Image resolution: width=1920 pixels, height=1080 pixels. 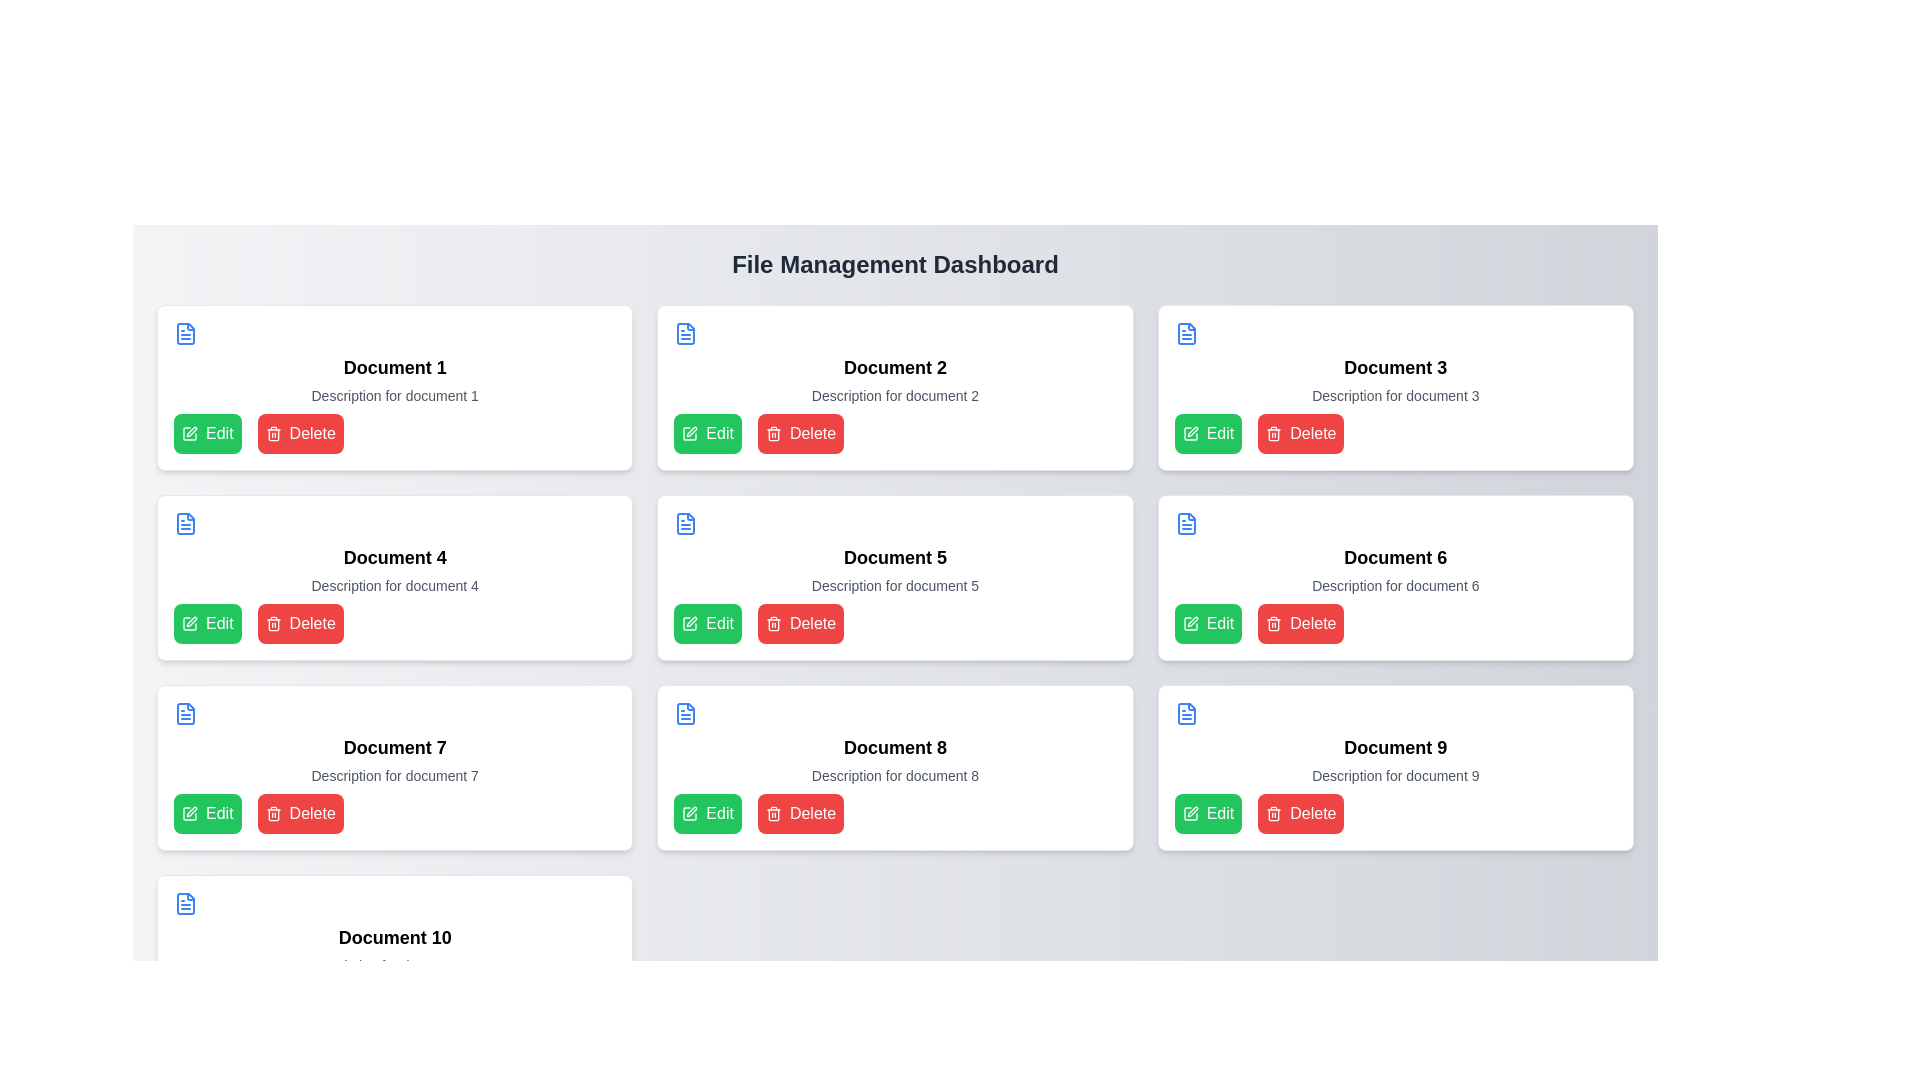 I want to click on the text label displaying 'Document 4', which is styled prominently in bold and large font at the top of its card component, so click(x=395, y=558).